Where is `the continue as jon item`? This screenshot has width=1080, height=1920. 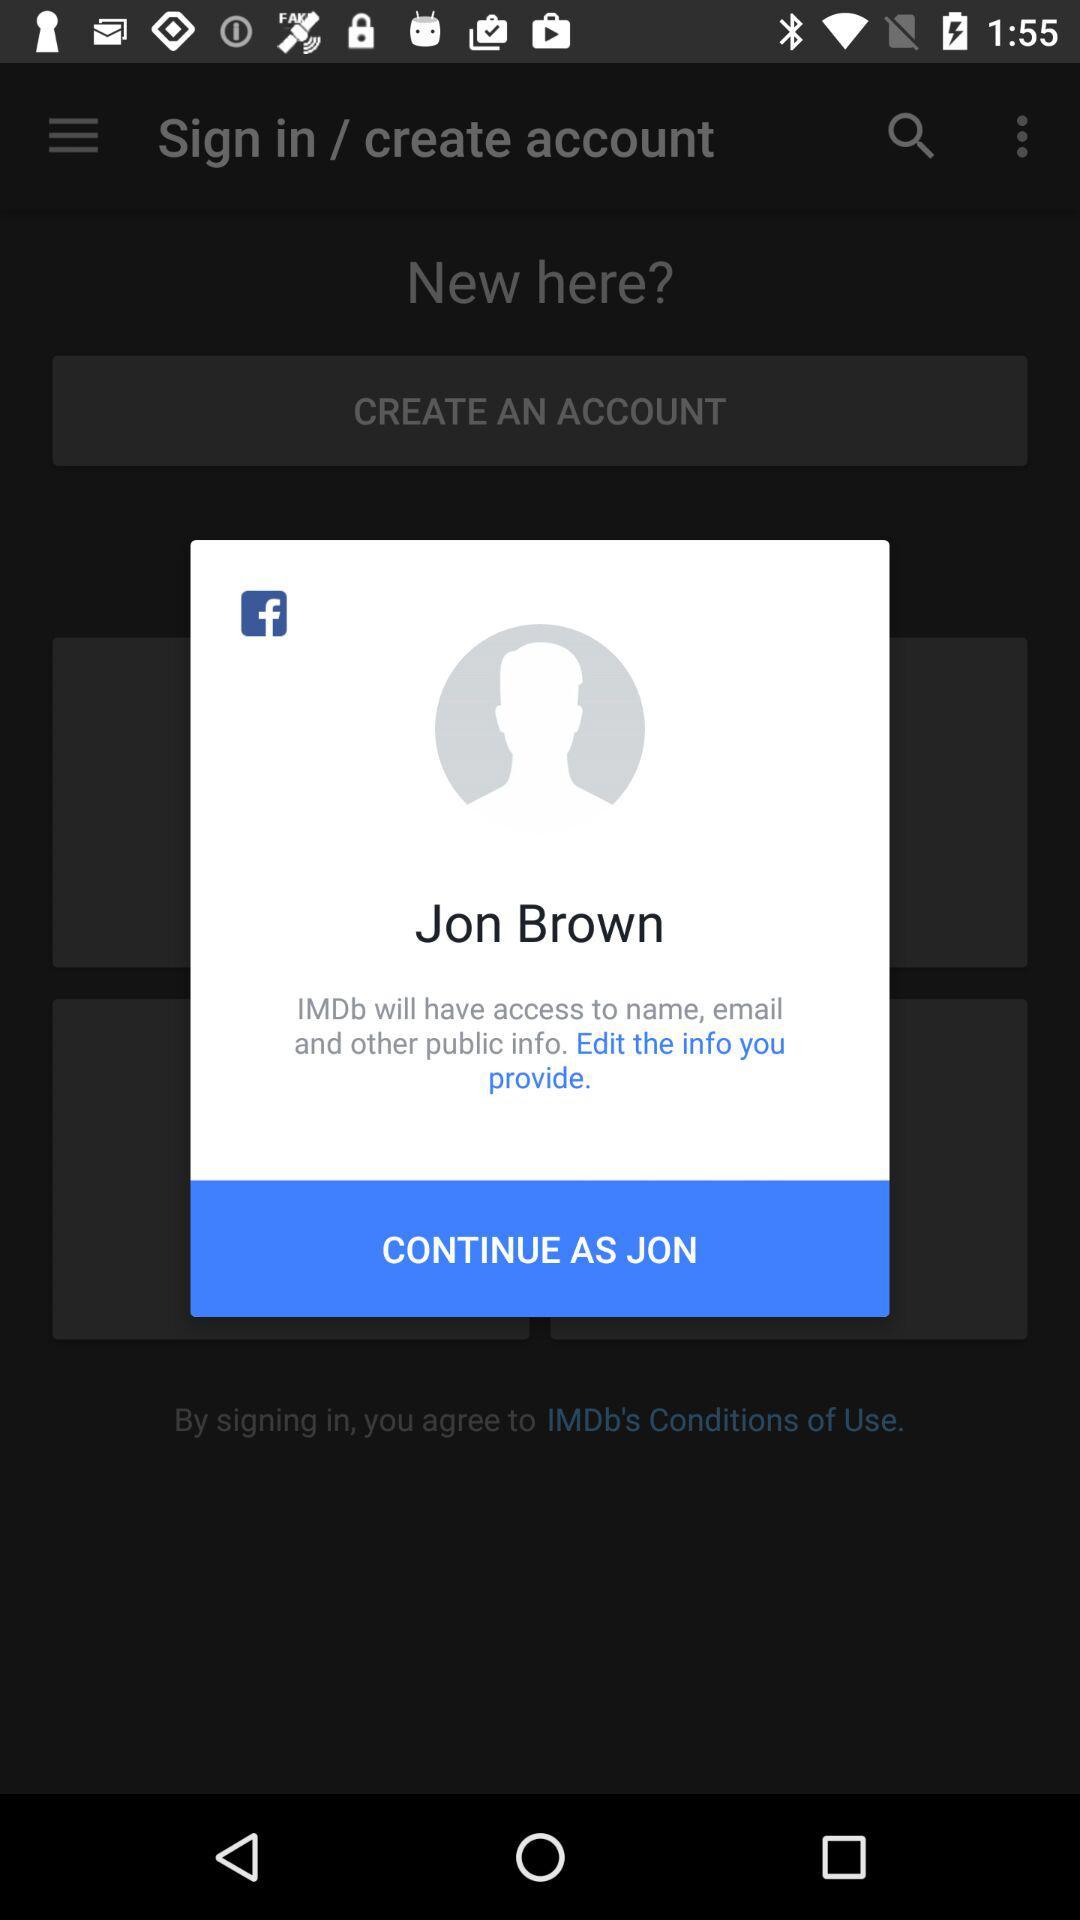 the continue as jon item is located at coordinates (540, 1247).